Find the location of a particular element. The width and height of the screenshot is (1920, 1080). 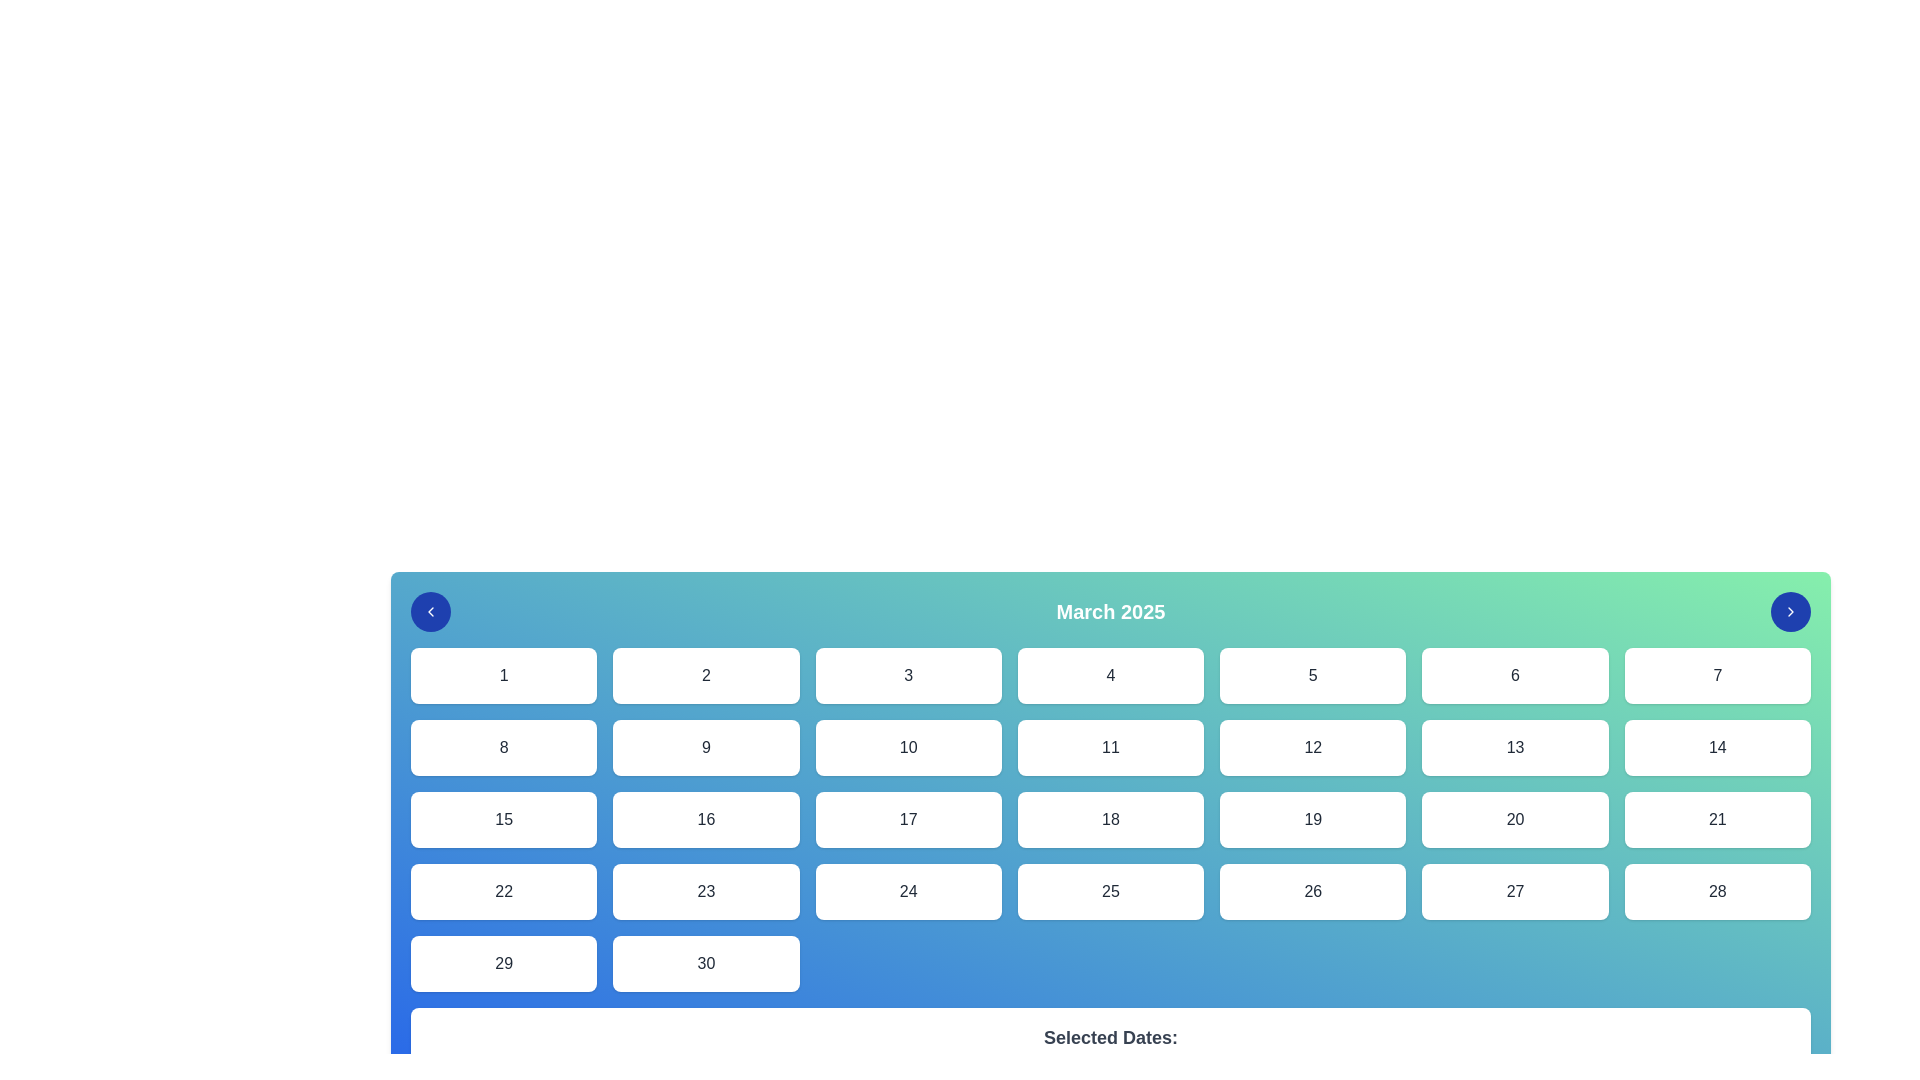

the static text label displaying 'March 2025', which is bold and large in white color, centrally aligned between two circular interactive buttons is located at coordinates (1109, 611).